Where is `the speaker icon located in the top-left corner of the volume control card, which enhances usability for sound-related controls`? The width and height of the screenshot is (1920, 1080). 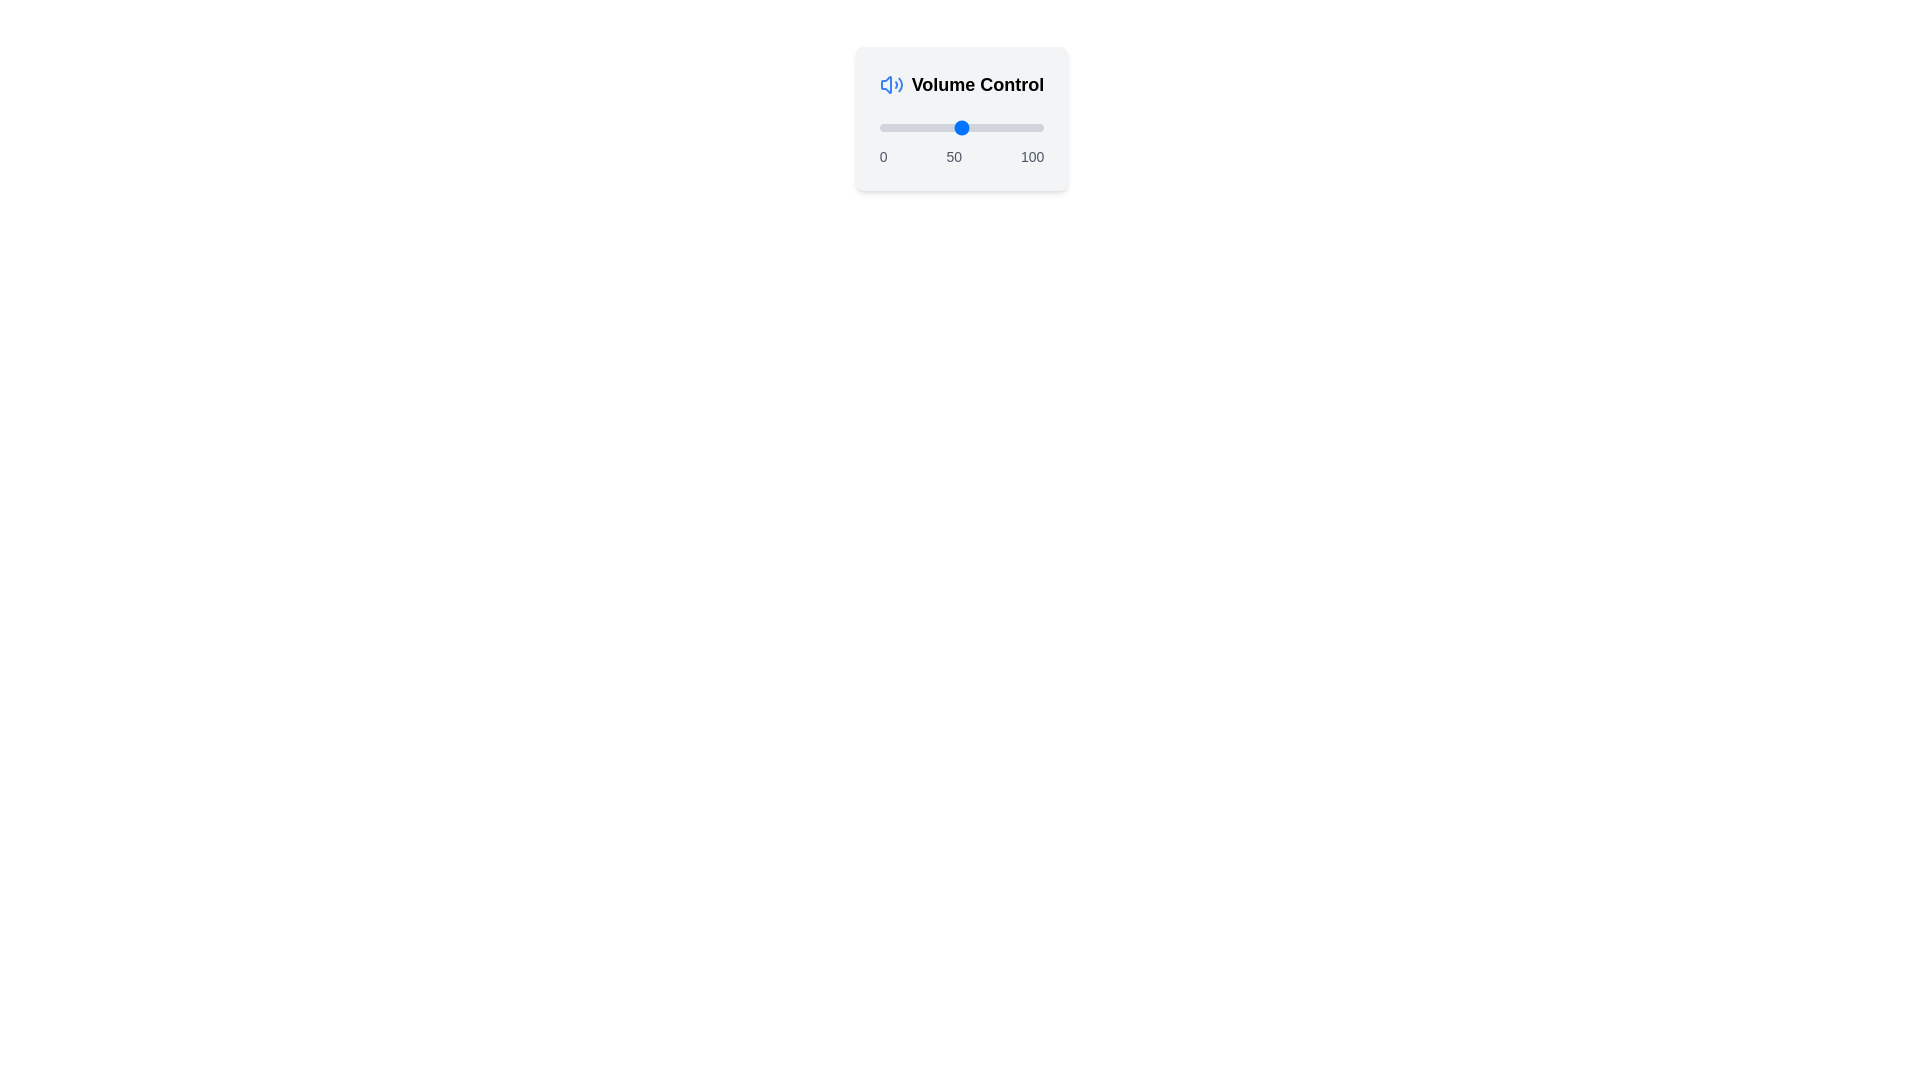
the speaker icon located in the top-left corner of the volume control card, which enhances usability for sound-related controls is located at coordinates (885, 83).